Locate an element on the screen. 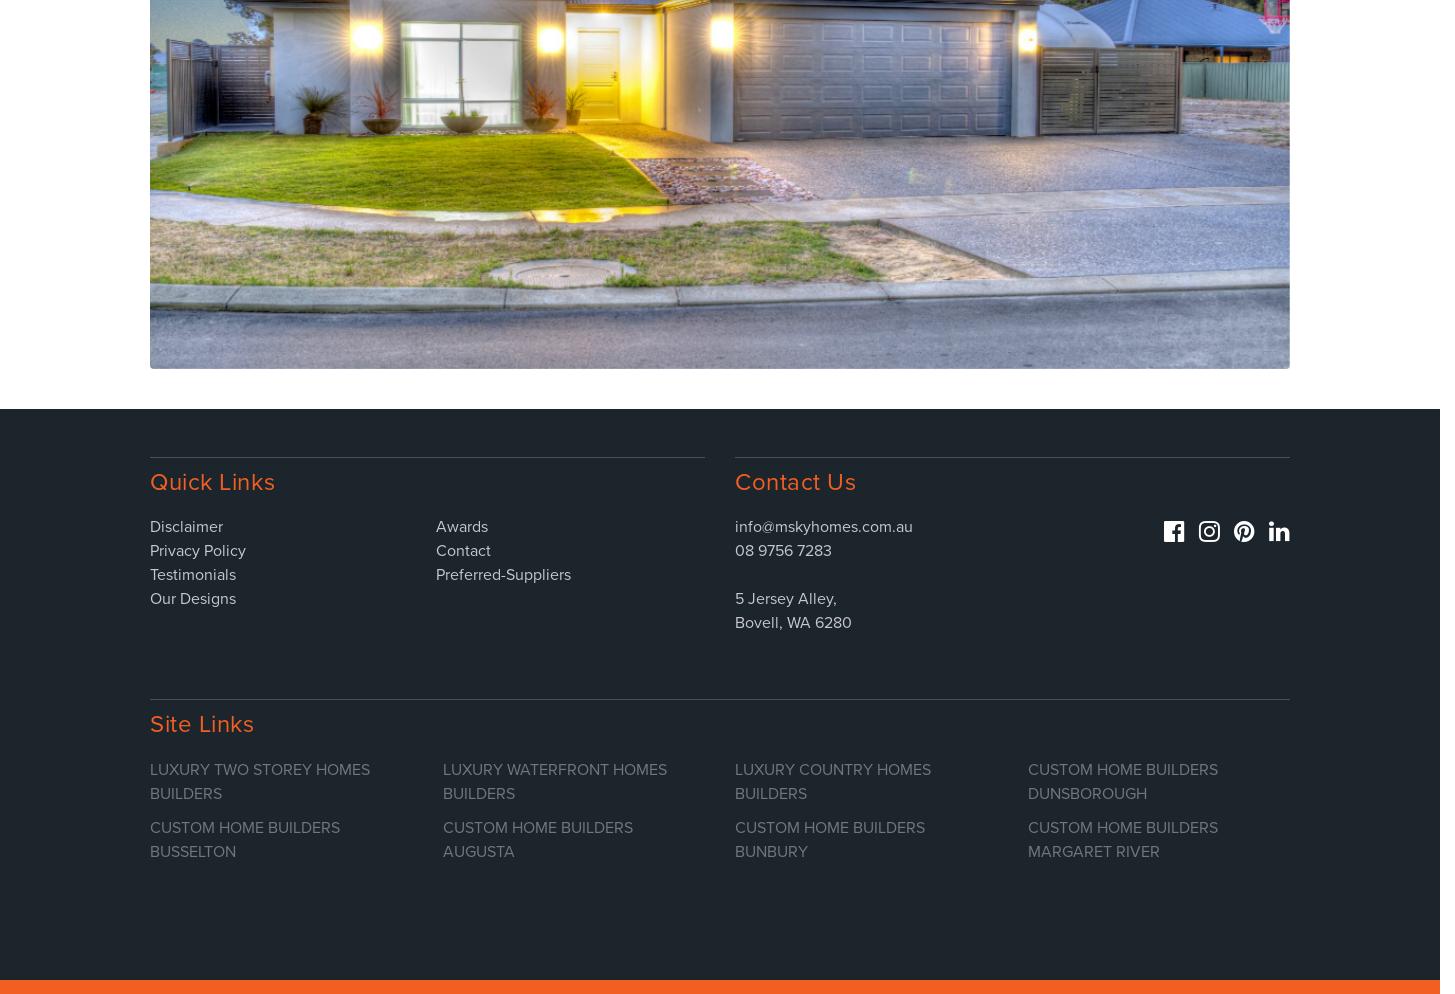  'Testimonials' is located at coordinates (192, 575).